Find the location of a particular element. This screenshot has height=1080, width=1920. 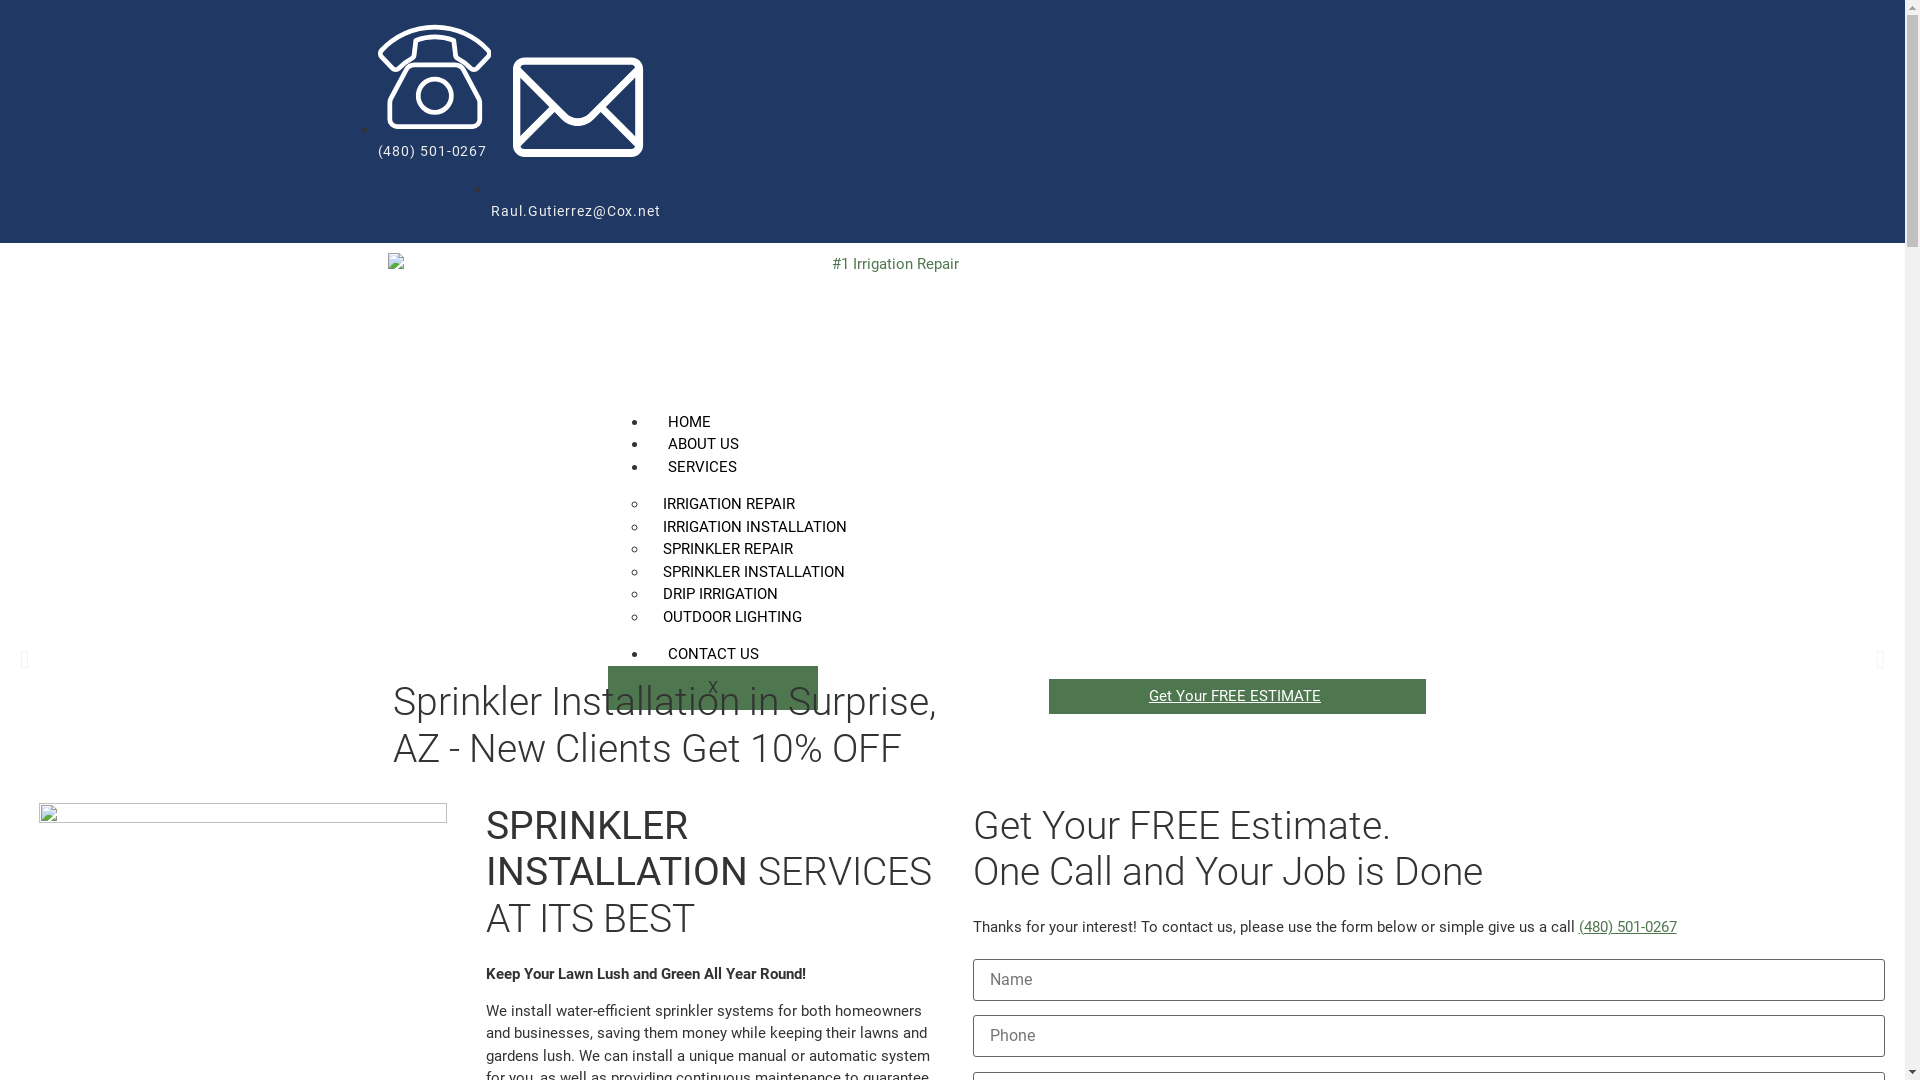

'SPRINKLER INSTALLATION' is located at coordinates (648, 571).